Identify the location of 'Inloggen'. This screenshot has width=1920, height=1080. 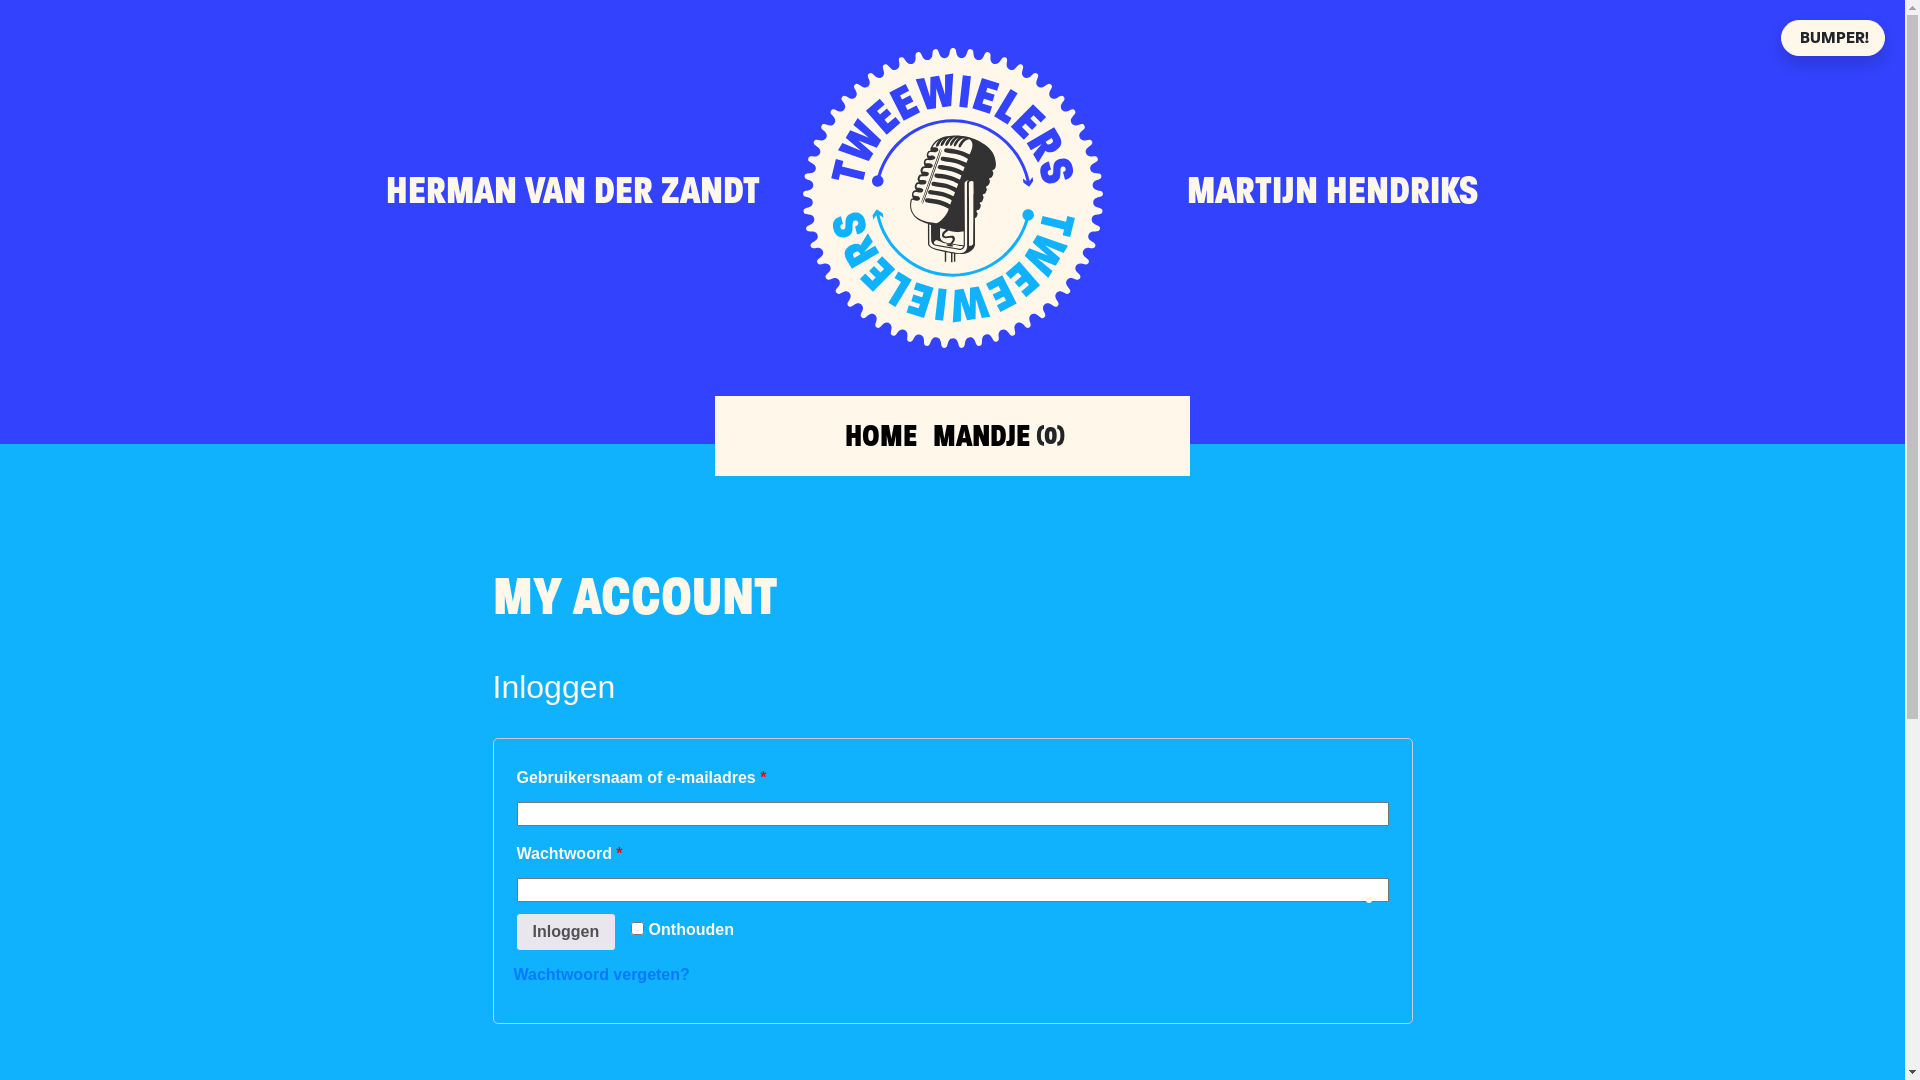
(564, 932).